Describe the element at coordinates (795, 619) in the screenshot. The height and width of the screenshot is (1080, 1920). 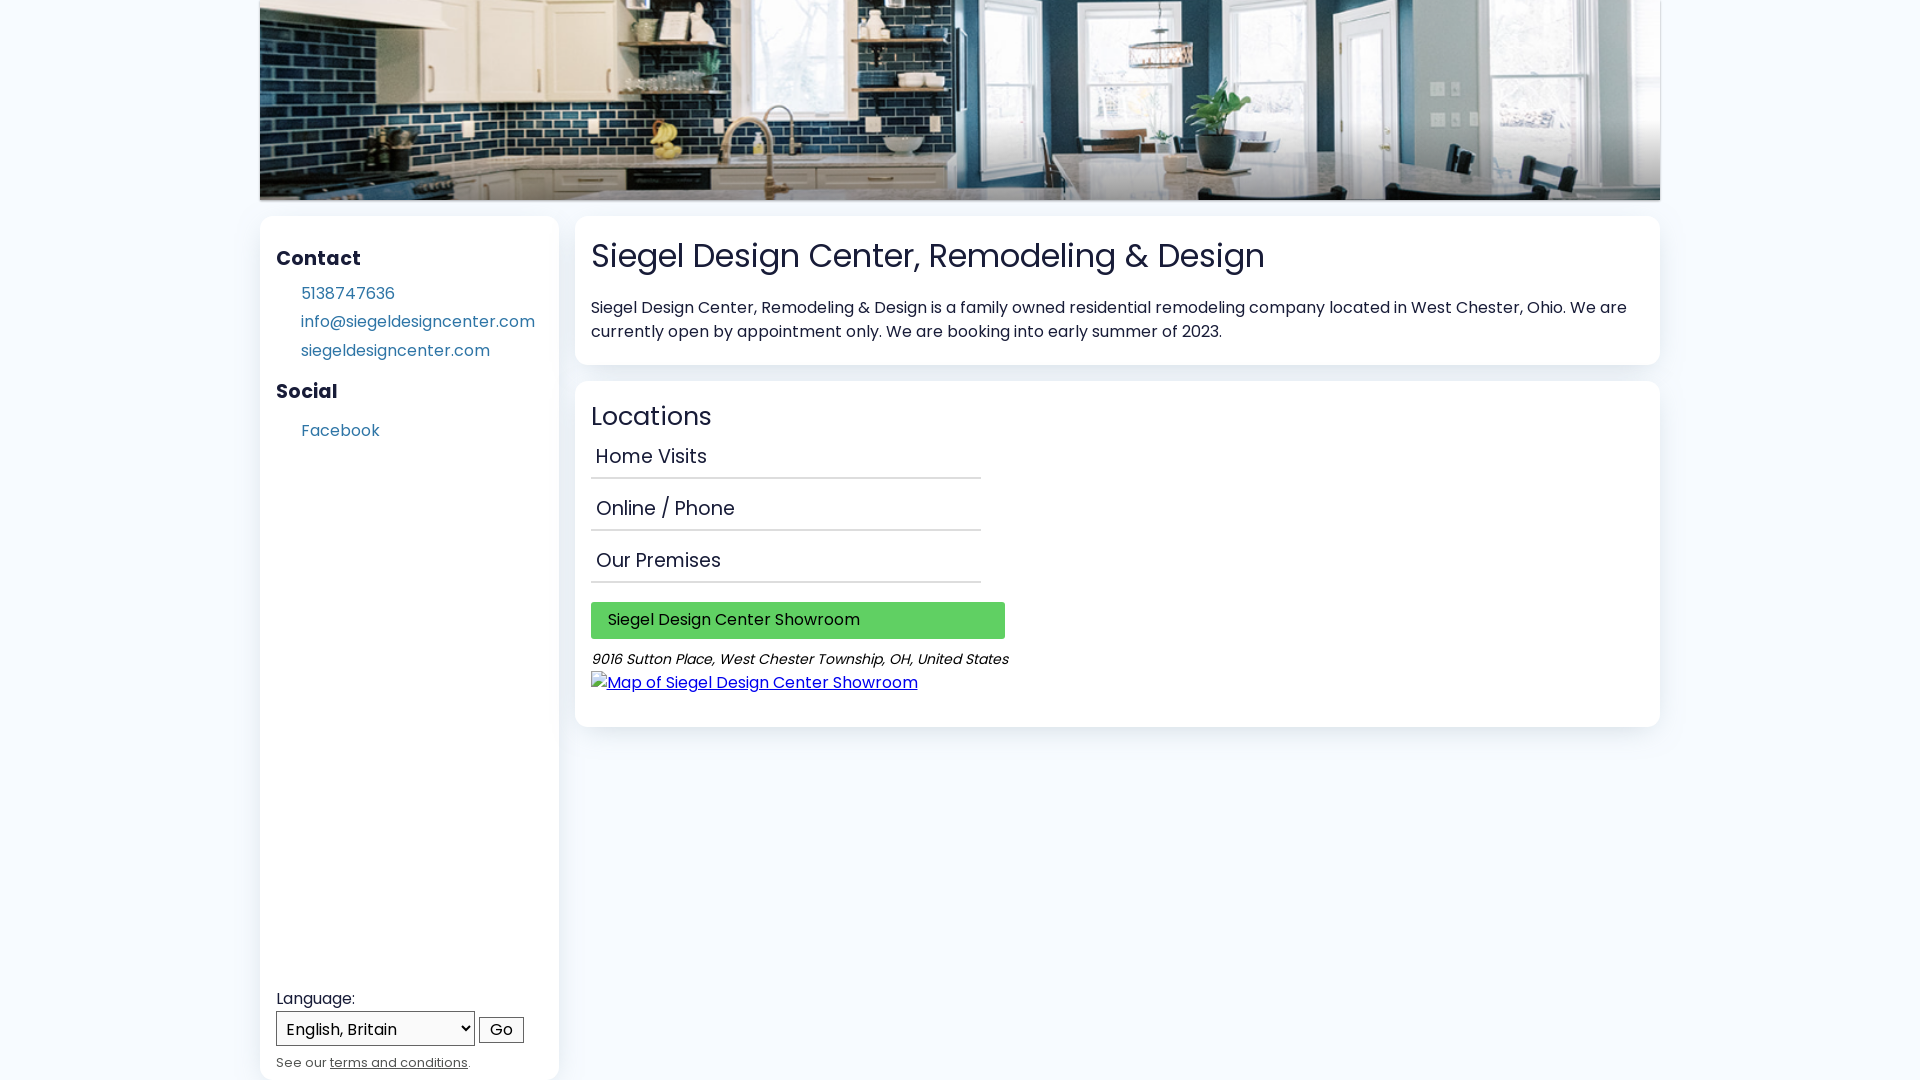
I see `'Siegel Design Center Showroom'` at that location.